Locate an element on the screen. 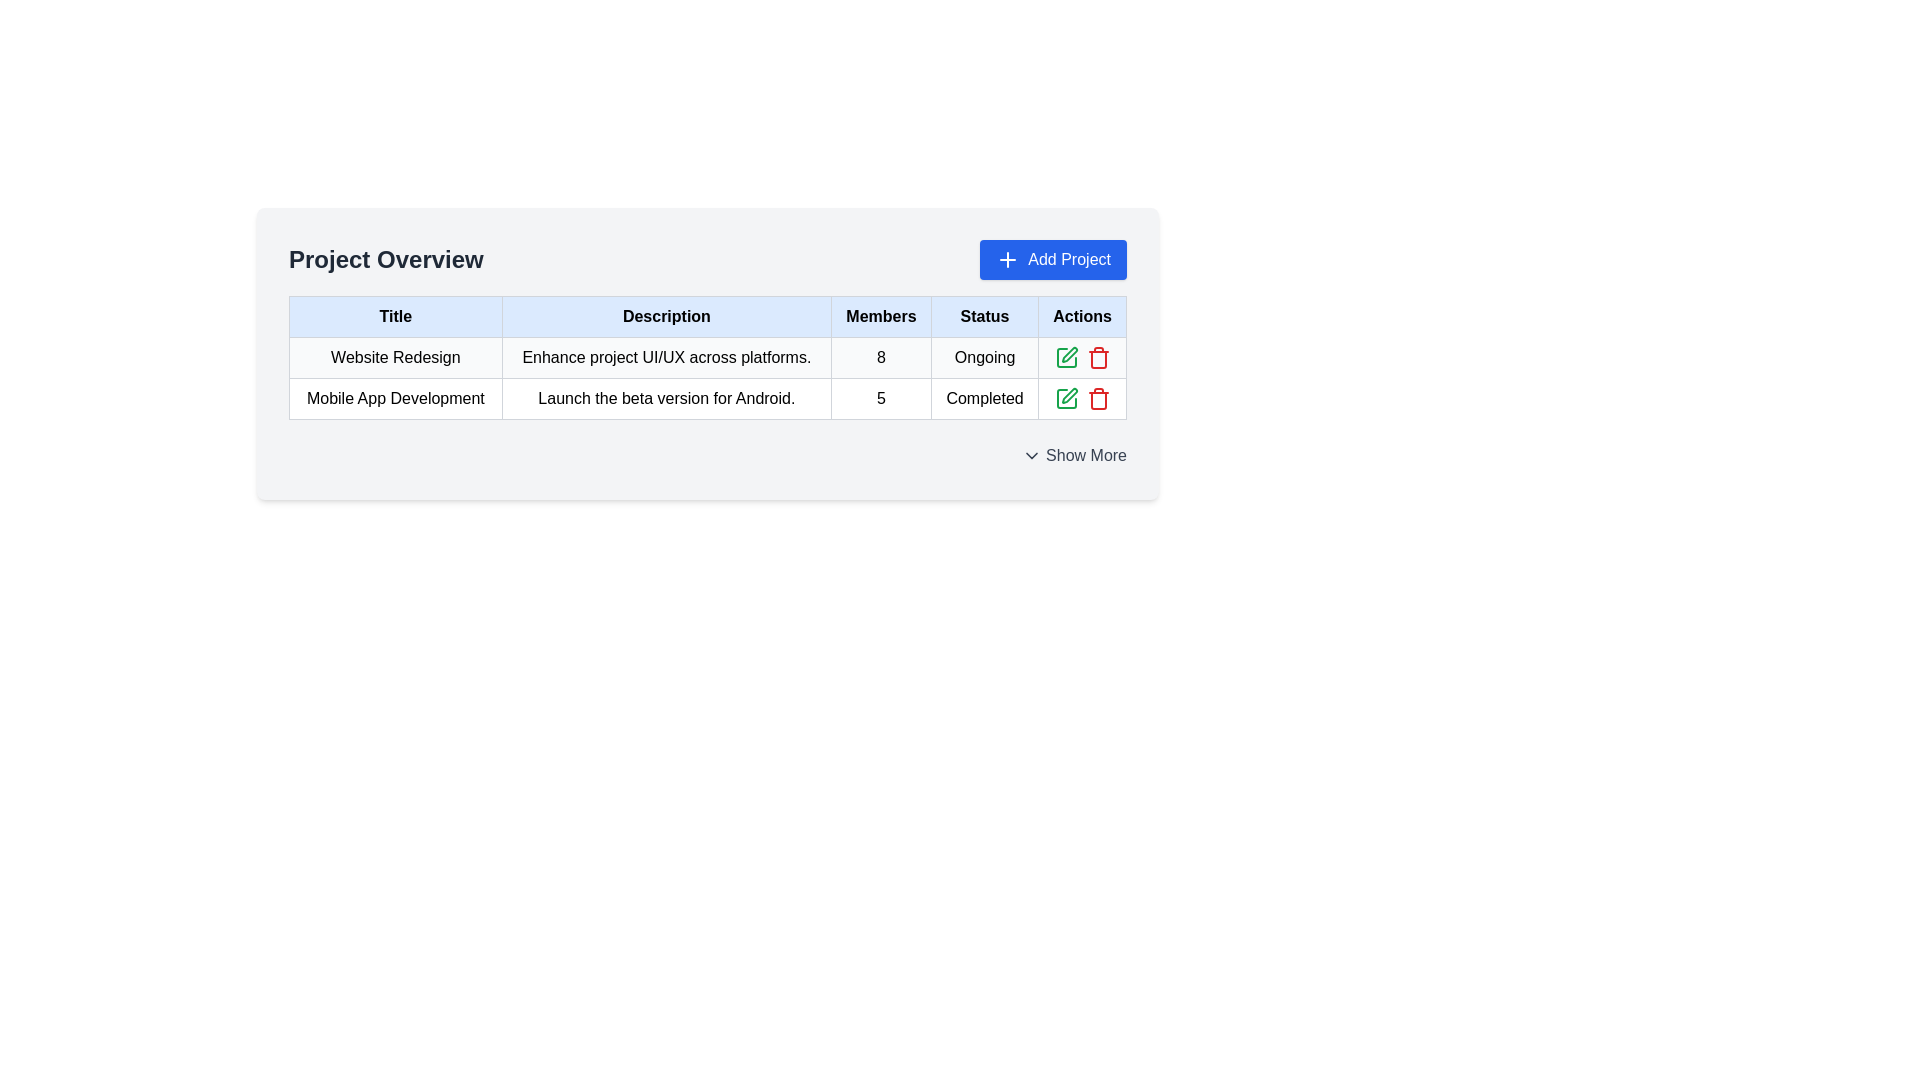 The width and height of the screenshot is (1920, 1080). the 'Status' column header in the table, which is the fourth header from the left, positioned between 'Members' and 'Actions' is located at coordinates (985, 315).